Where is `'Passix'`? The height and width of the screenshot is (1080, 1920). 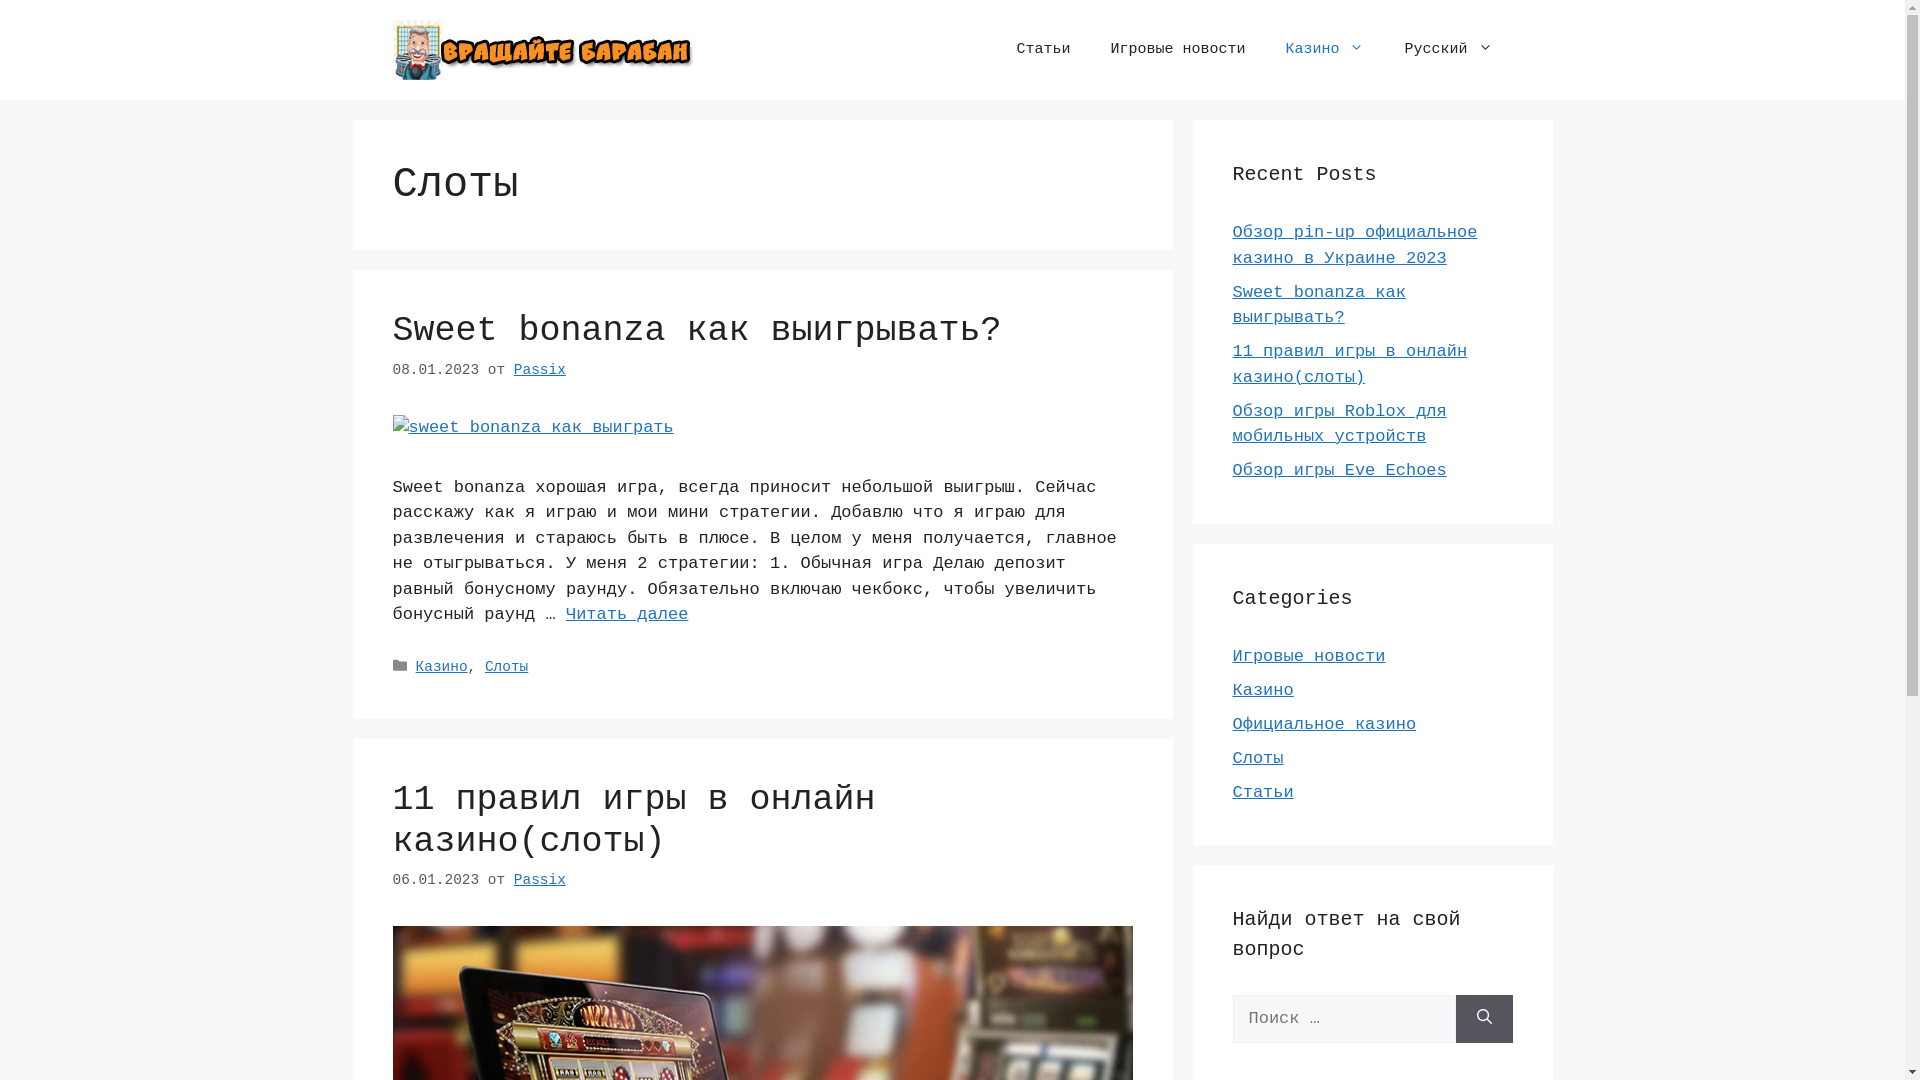
'Passix' is located at coordinates (539, 370).